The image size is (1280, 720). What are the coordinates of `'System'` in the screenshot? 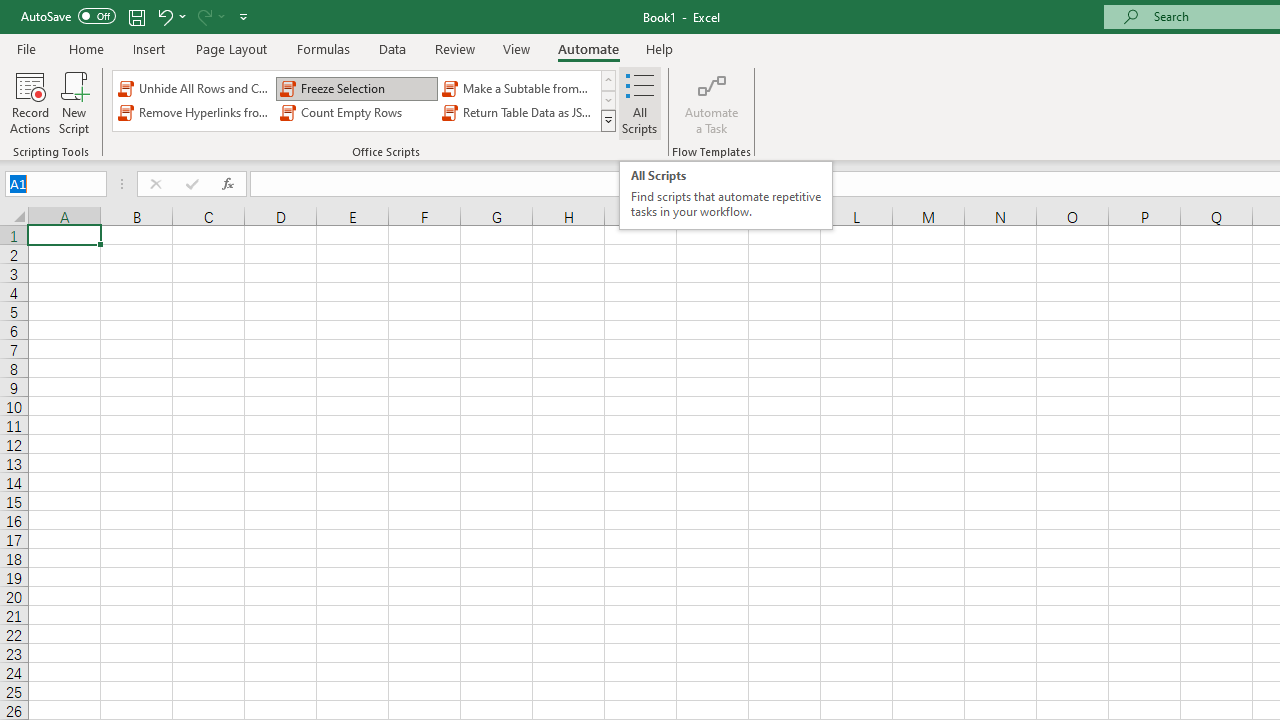 It's located at (10, 11).